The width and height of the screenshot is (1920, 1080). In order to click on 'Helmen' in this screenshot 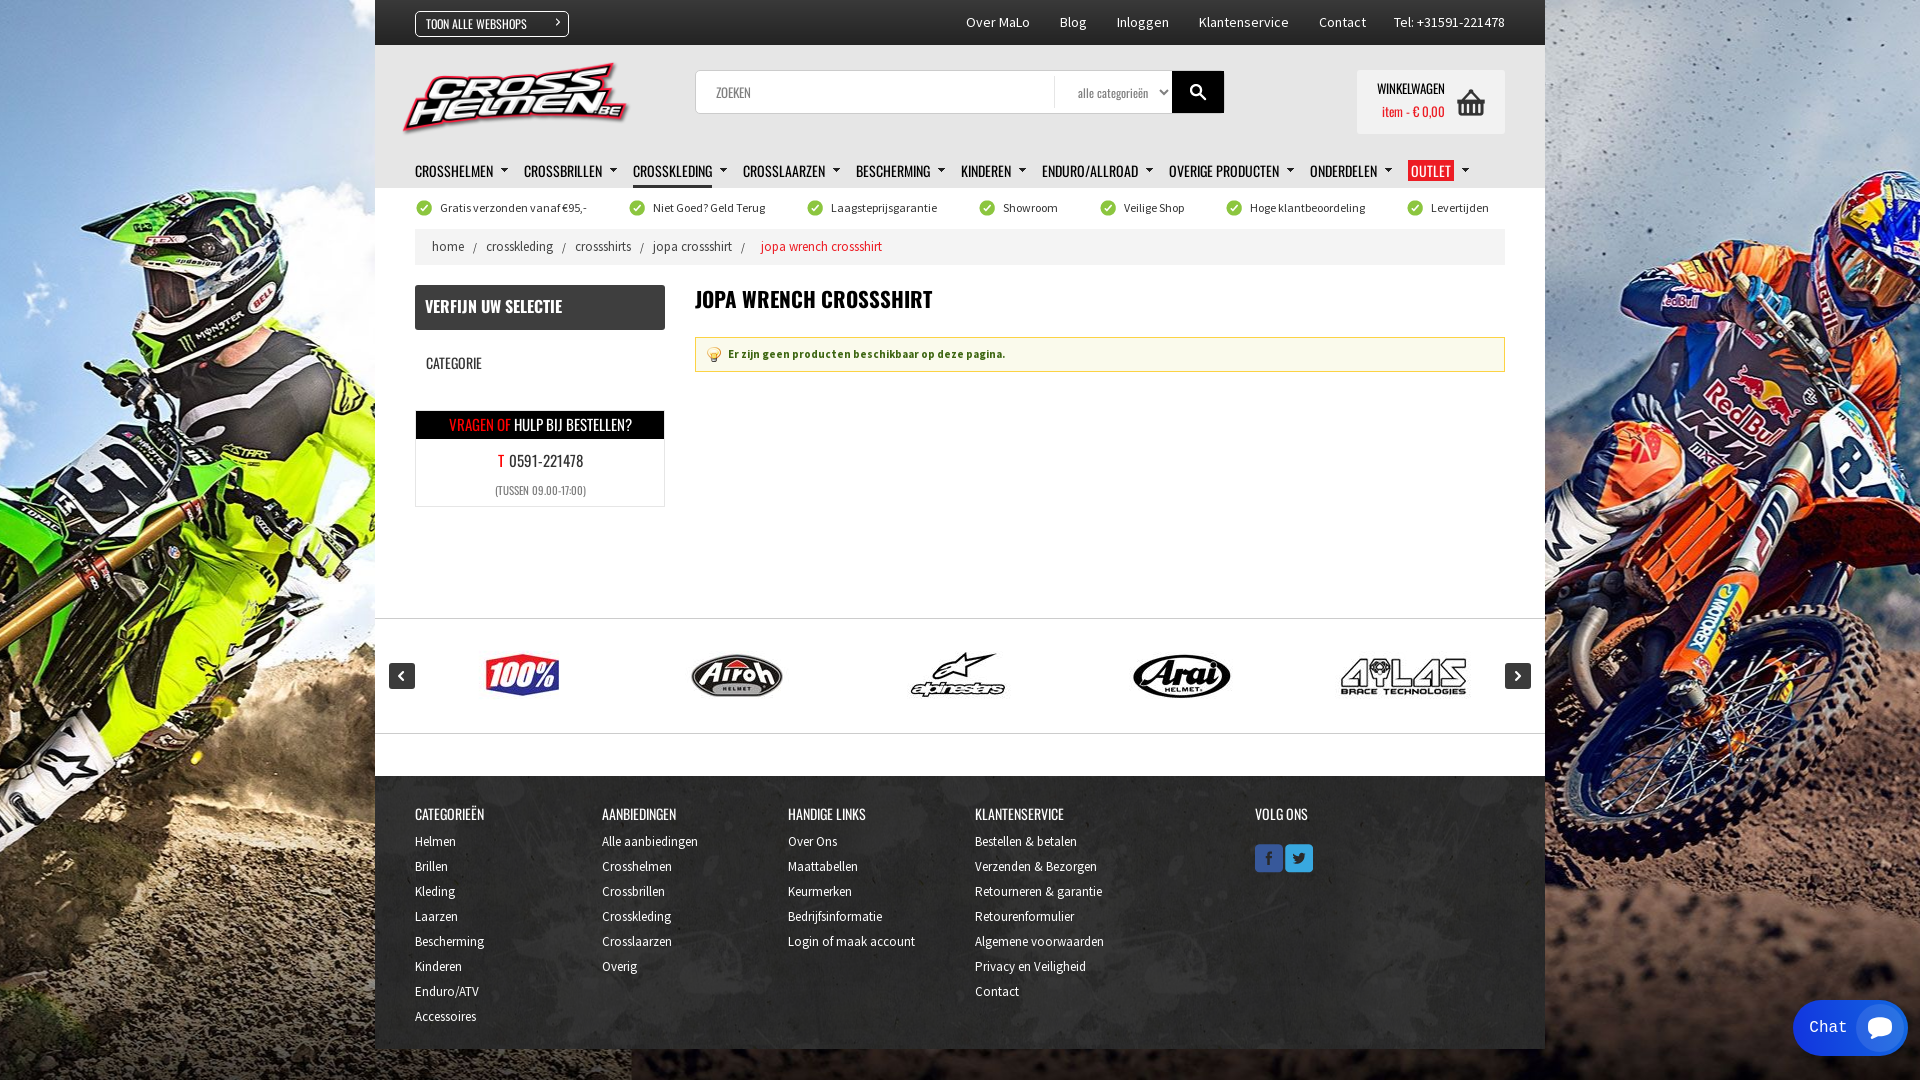, I will do `click(434, 840)`.